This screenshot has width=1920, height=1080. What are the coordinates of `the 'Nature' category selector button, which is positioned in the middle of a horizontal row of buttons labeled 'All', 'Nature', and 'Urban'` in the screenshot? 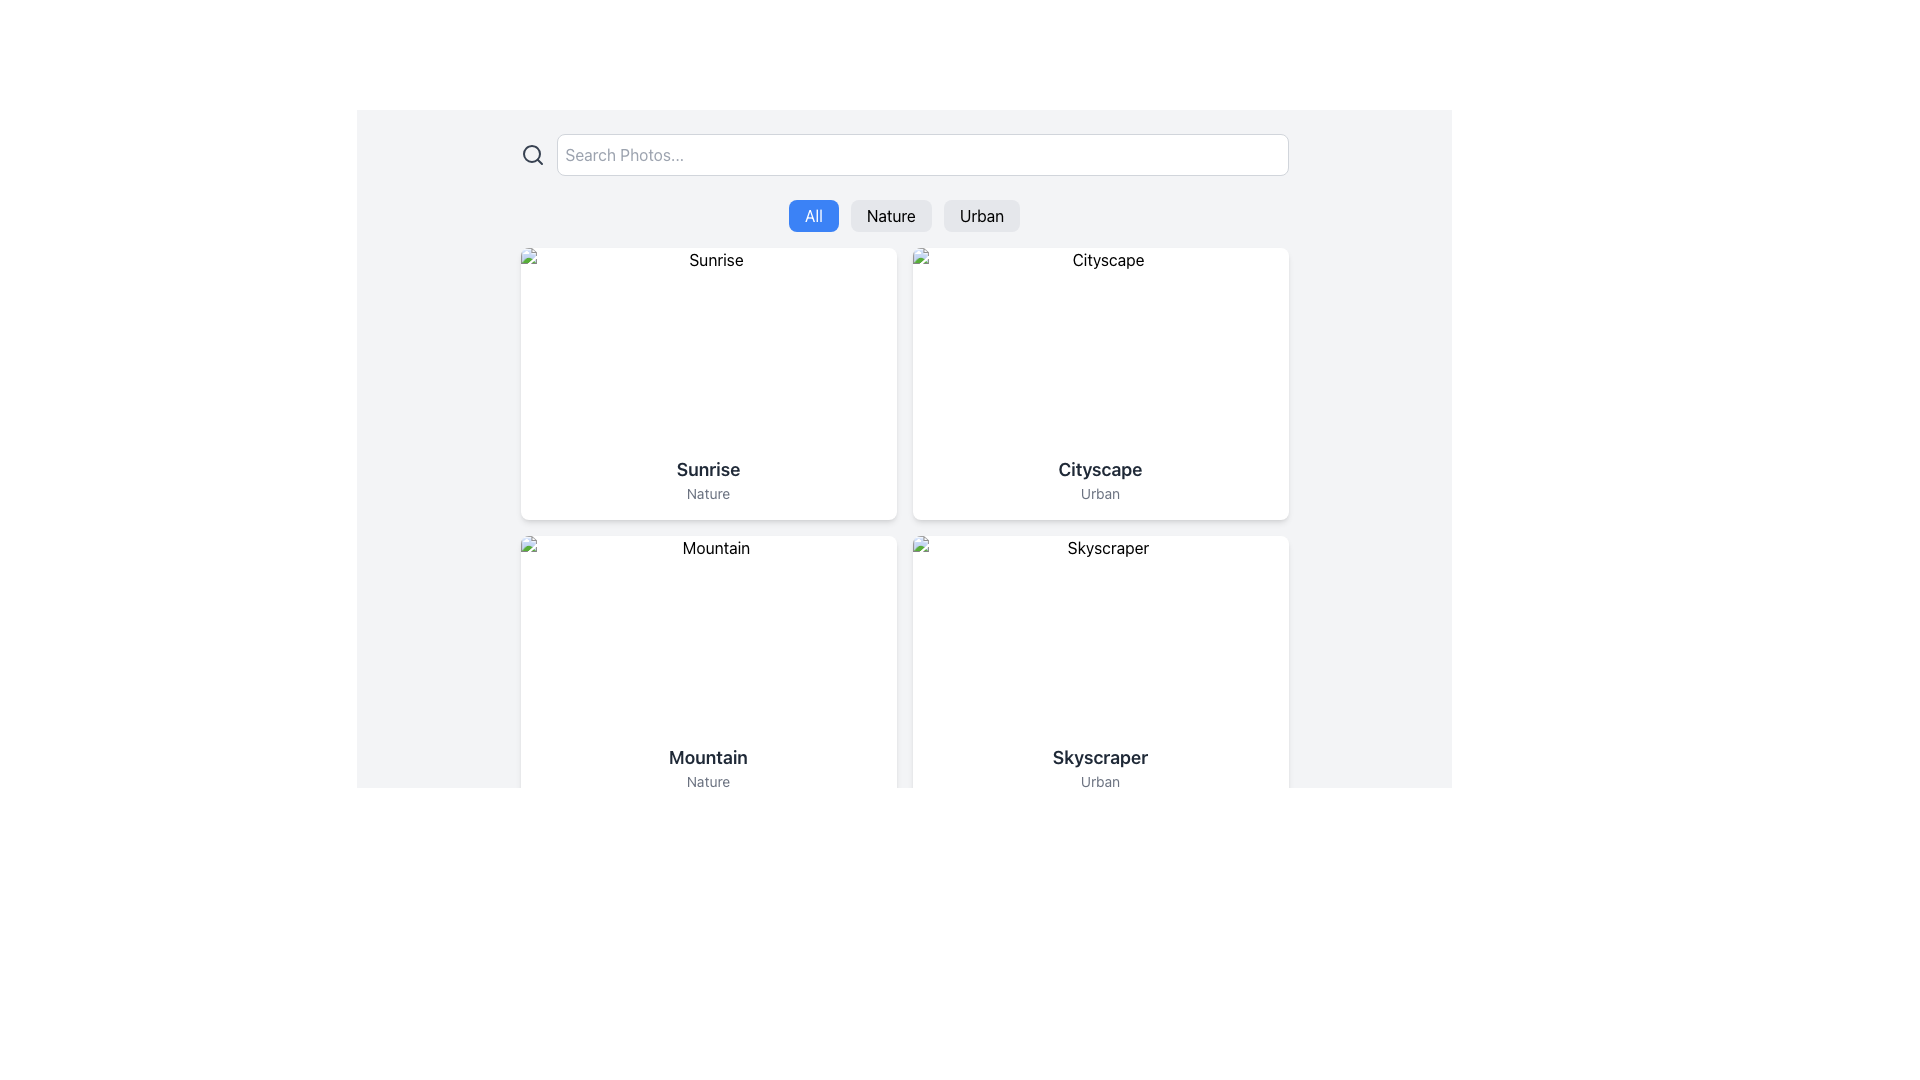 It's located at (903, 216).